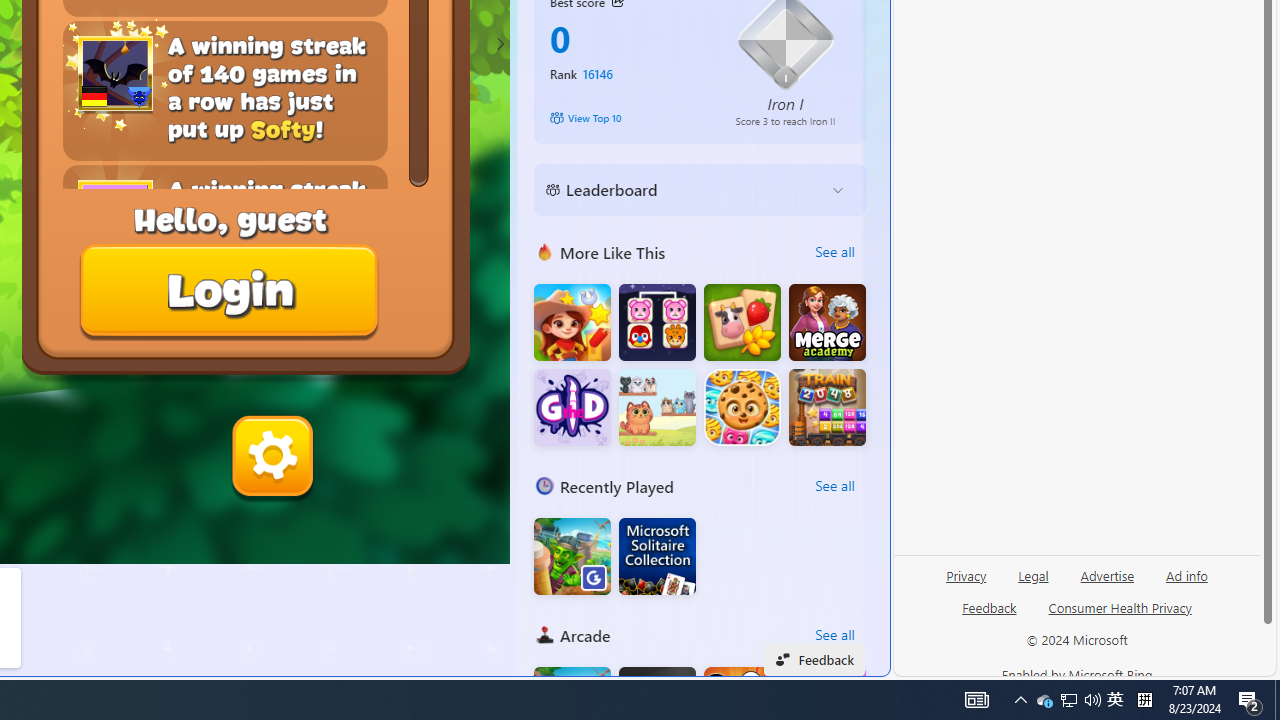 This screenshot has height=720, width=1280. Describe the element at coordinates (627, 118) in the screenshot. I see `'View Top 10'` at that location.